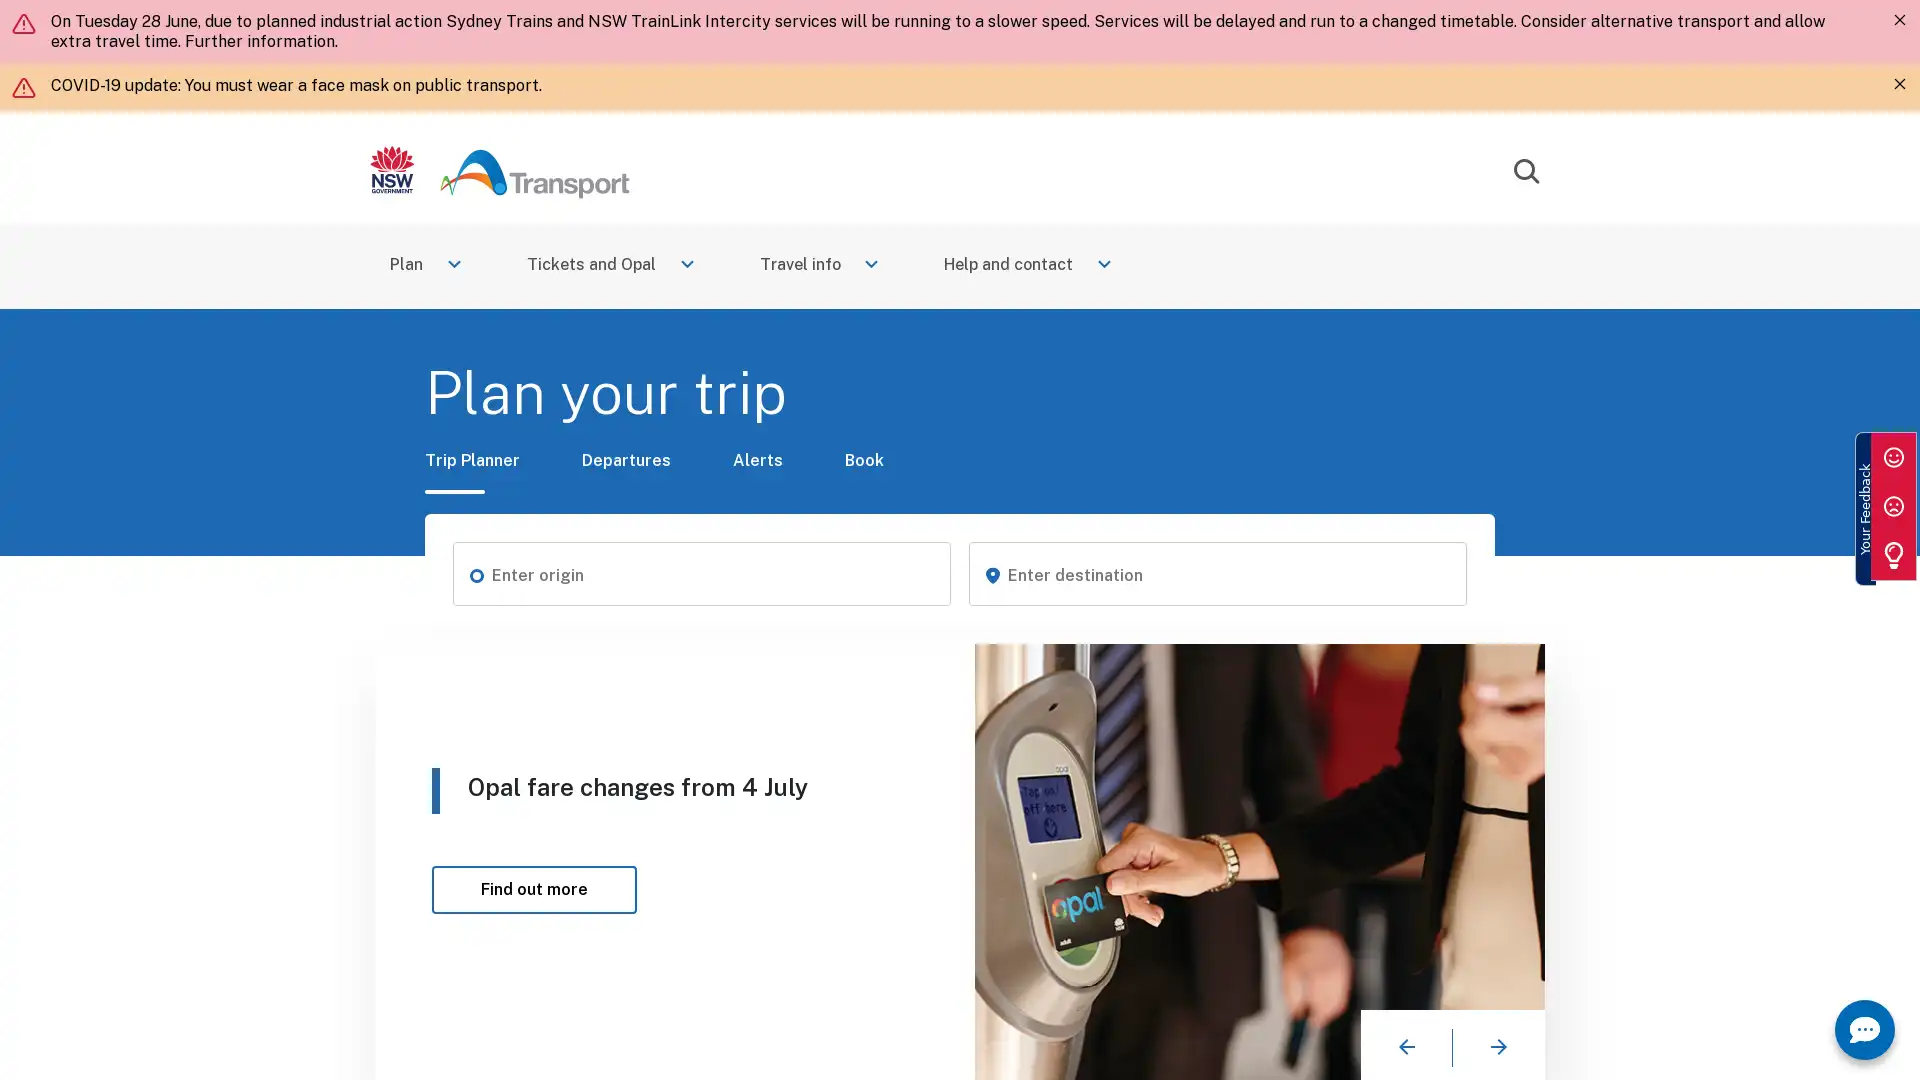 The width and height of the screenshot is (1920, 1080). What do you see at coordinates (1030, 265) in the screenshot?
I see `Help and contact` at bounding box center [1030, 265].